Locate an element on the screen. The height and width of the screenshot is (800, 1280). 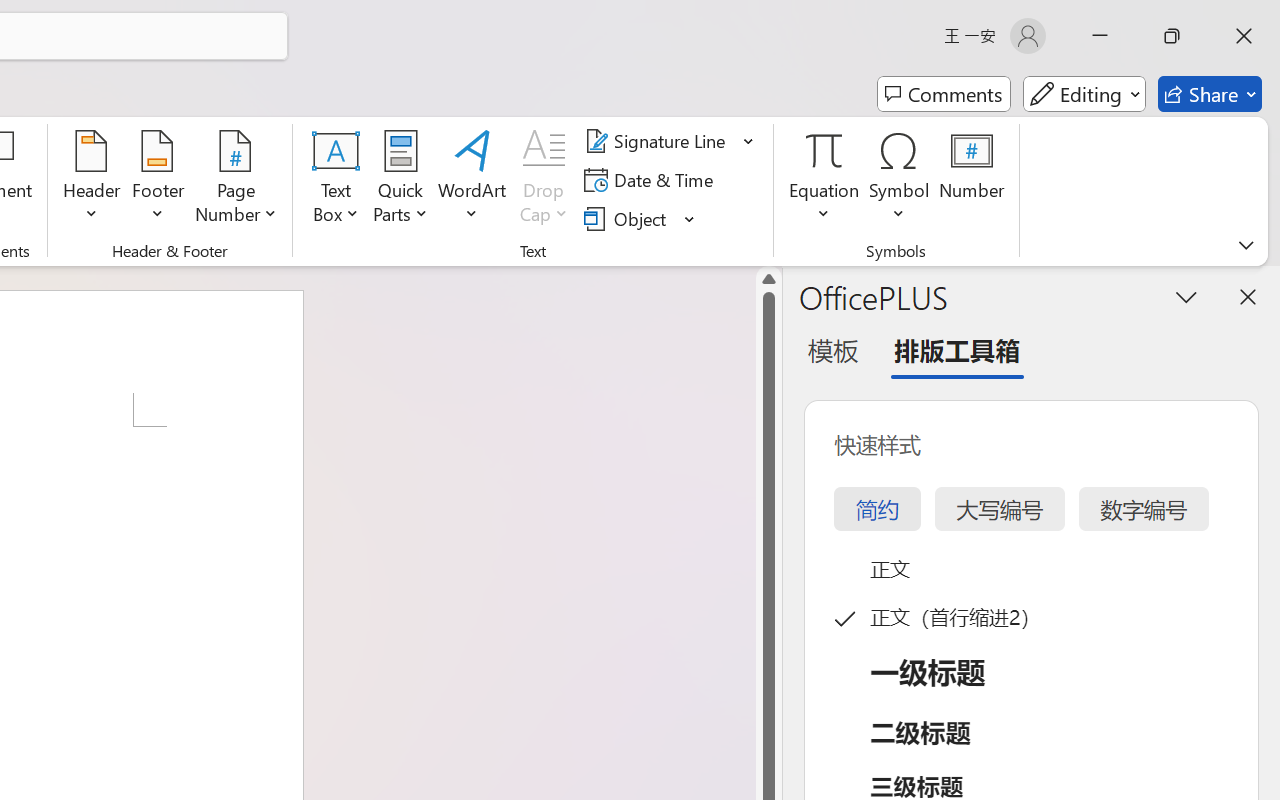
'Quick Parts' is located at coordinates (400, 179).